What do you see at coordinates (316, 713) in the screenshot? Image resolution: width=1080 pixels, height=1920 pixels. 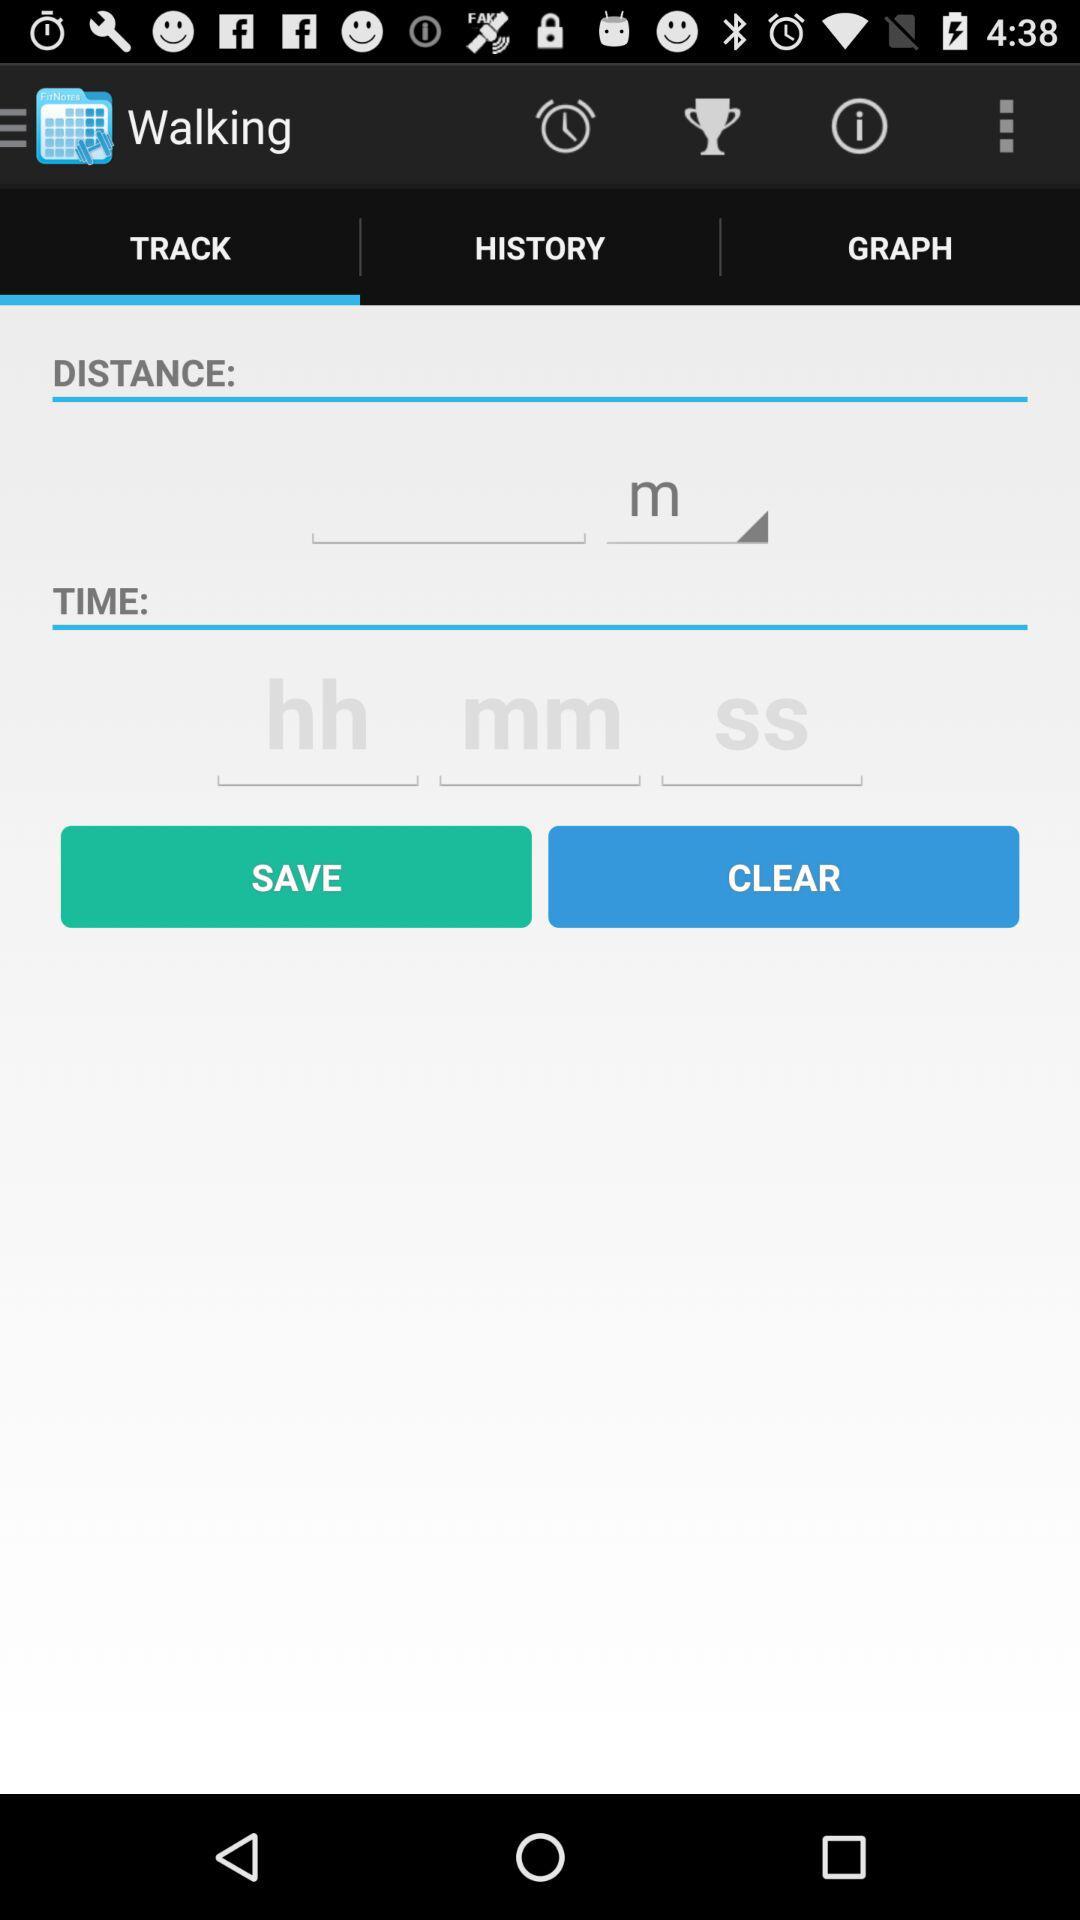 I see `hh` at bounding box center [316, 713].